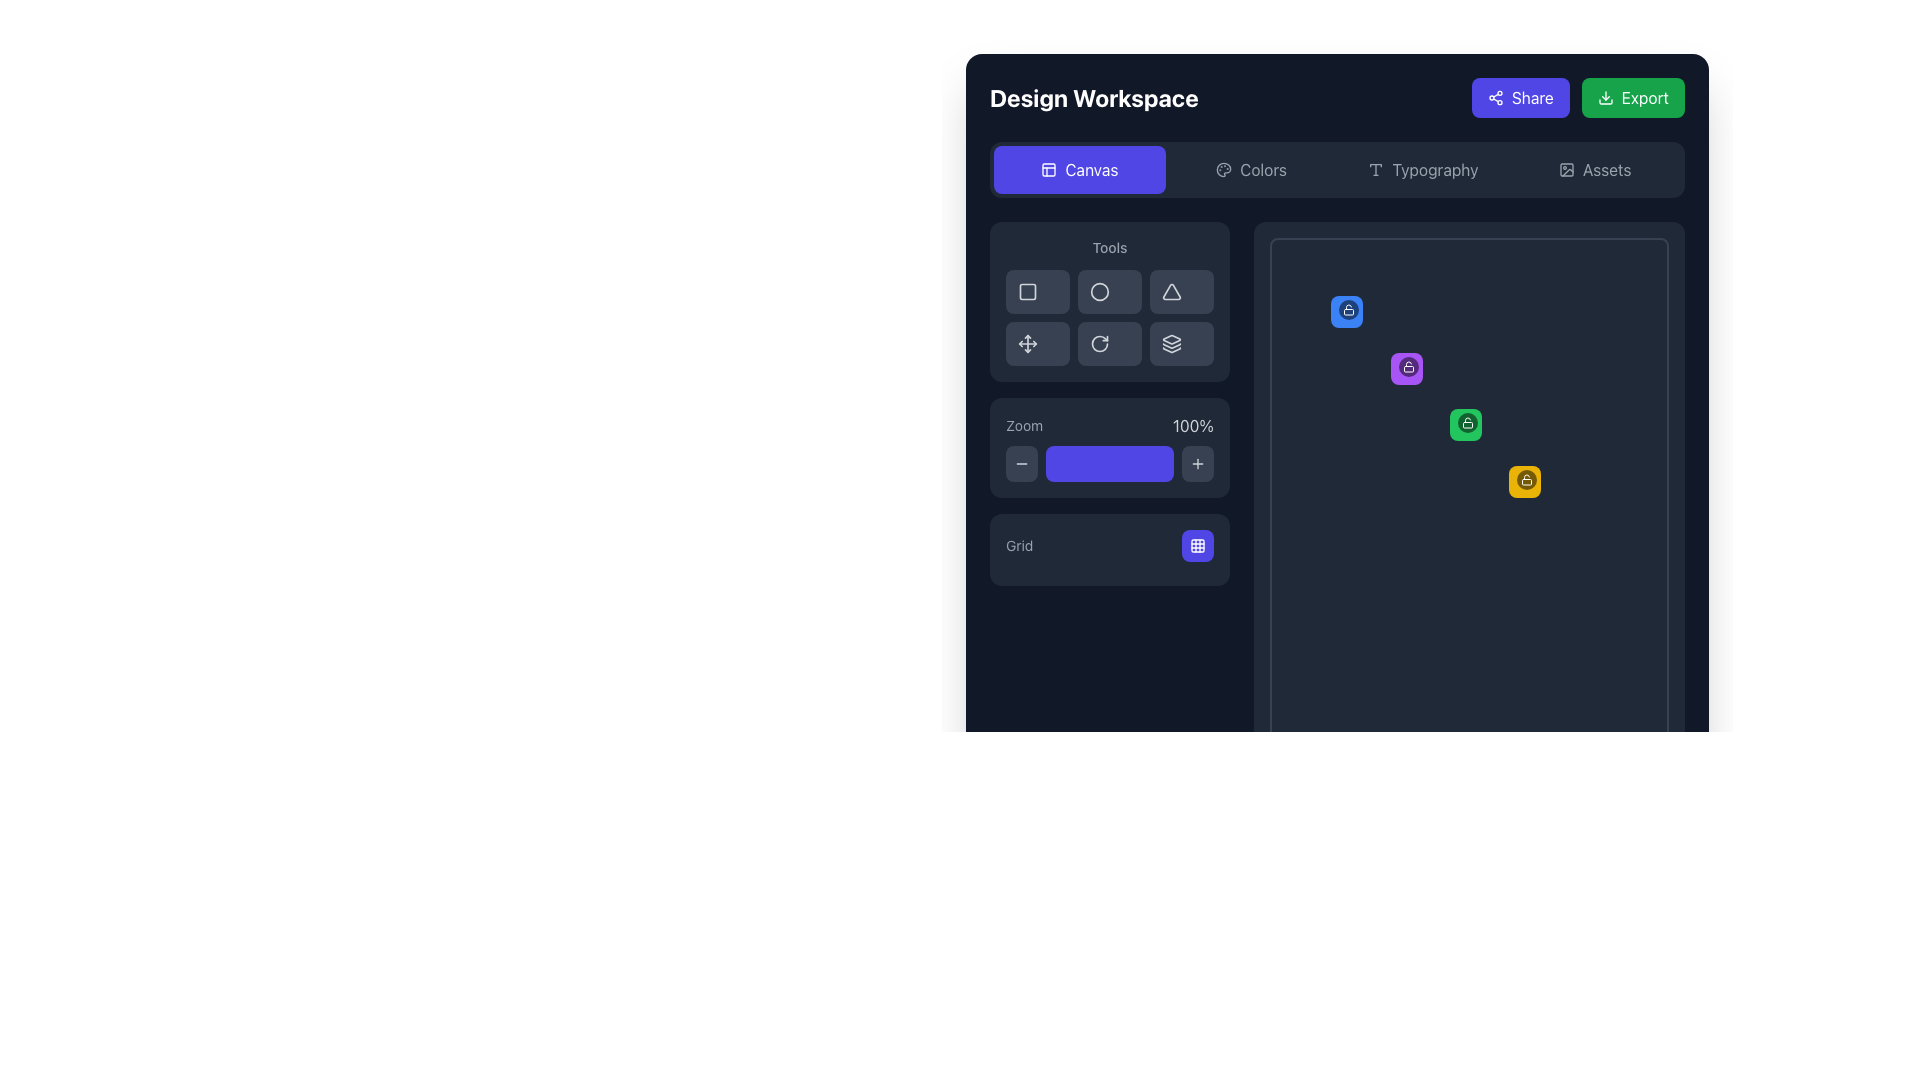  What do you see at coordinates (1171, 342) in the screenshot?
I see `the sixth icon button in the Tools section of the left-side panel` at bounding box center [1171, 342].